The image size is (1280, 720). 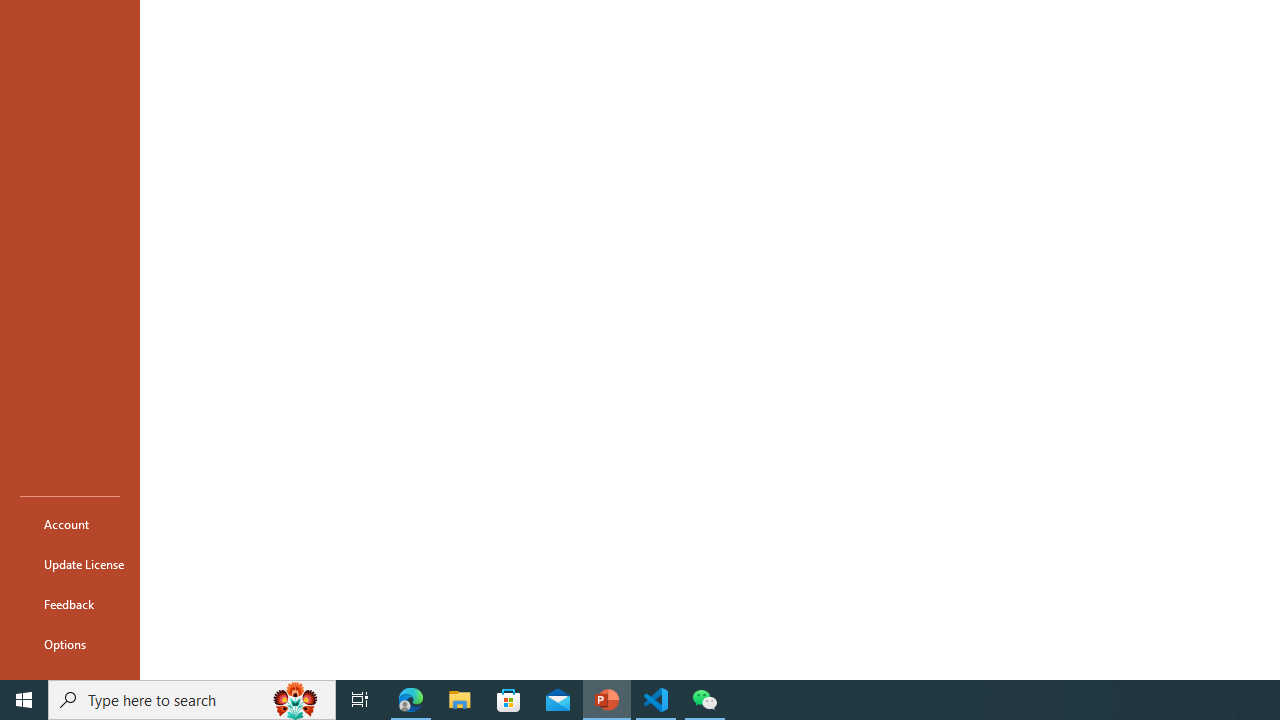 I want to click on 'Options', so click(x=69, y=644).